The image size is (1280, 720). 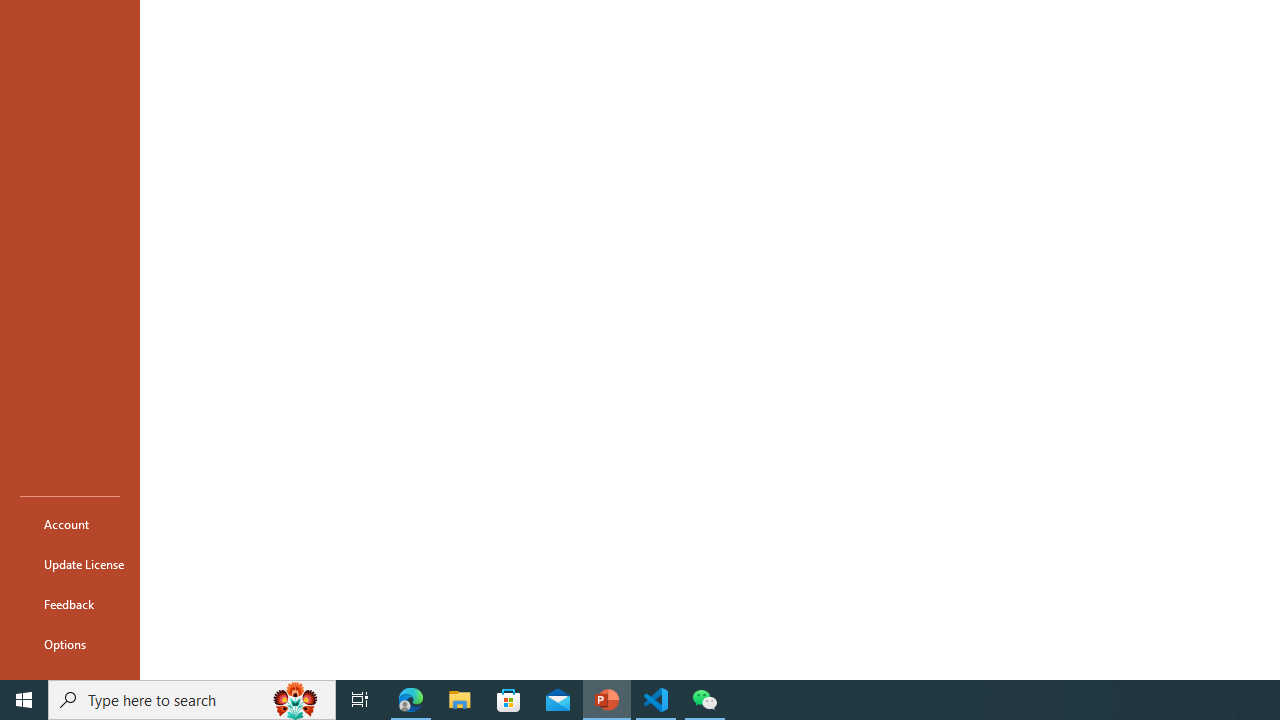 I want to click on 'Options', so click(x=69, y=644).